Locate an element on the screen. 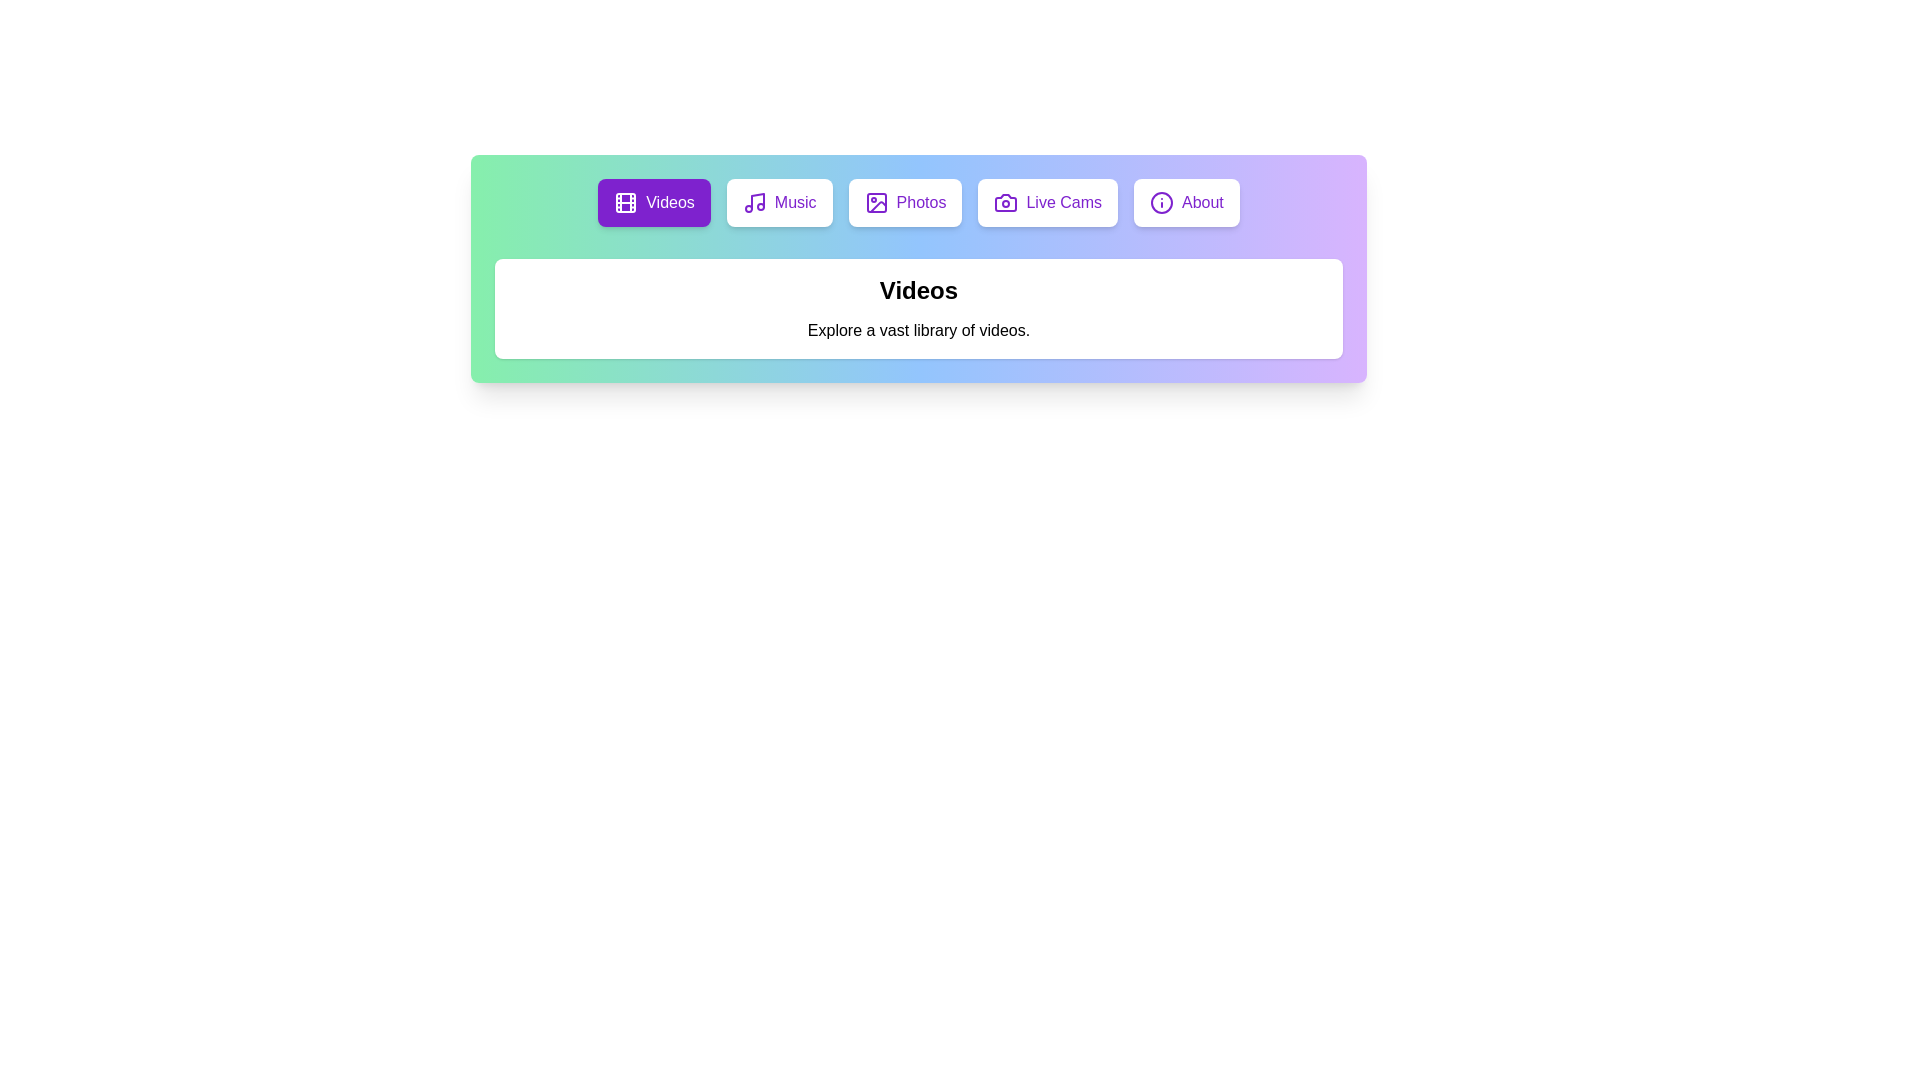 The image size is (1920, 1080). the Videos tab to view its content is located at coordinates (653, 203).